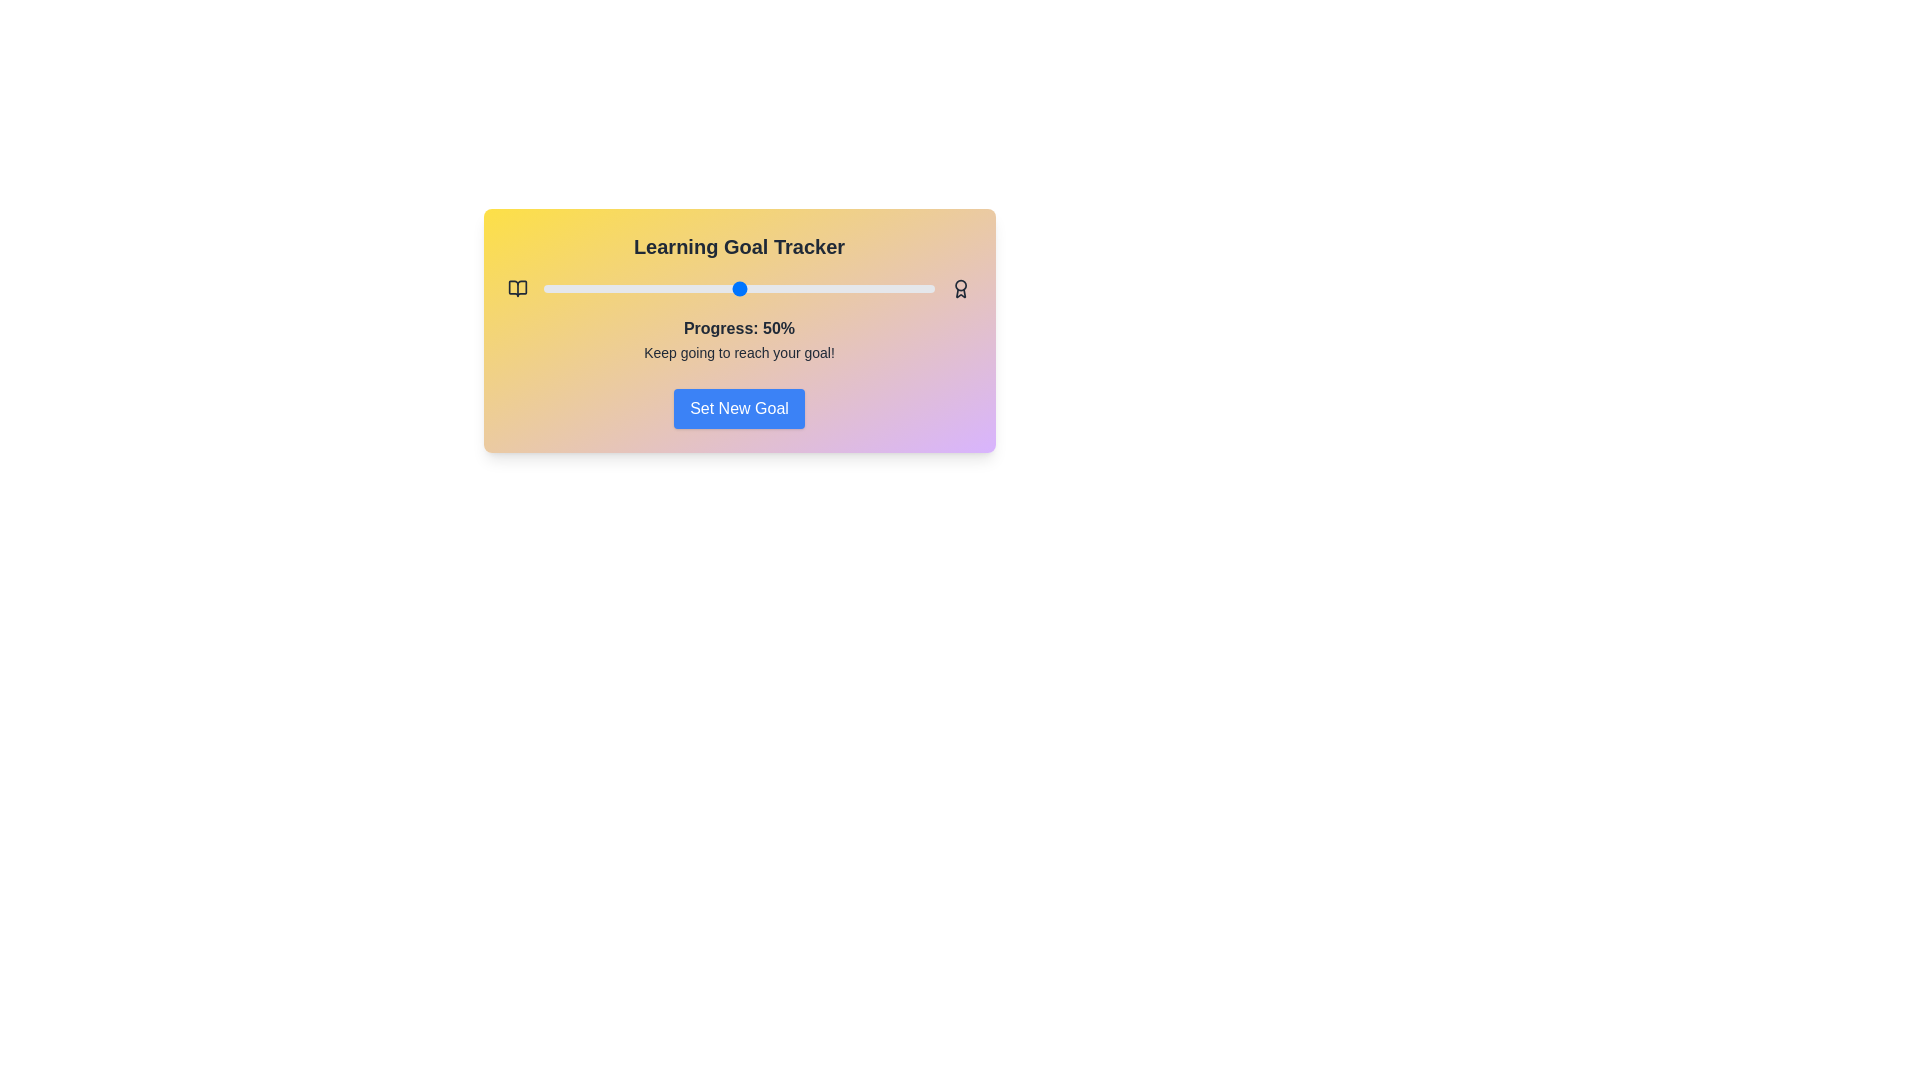 The image size is (1920, 1080). What do you see at coordinates (543, 289) in the screenshot?
I see `the progress slider to 0%` at bounding box center [543, 289].